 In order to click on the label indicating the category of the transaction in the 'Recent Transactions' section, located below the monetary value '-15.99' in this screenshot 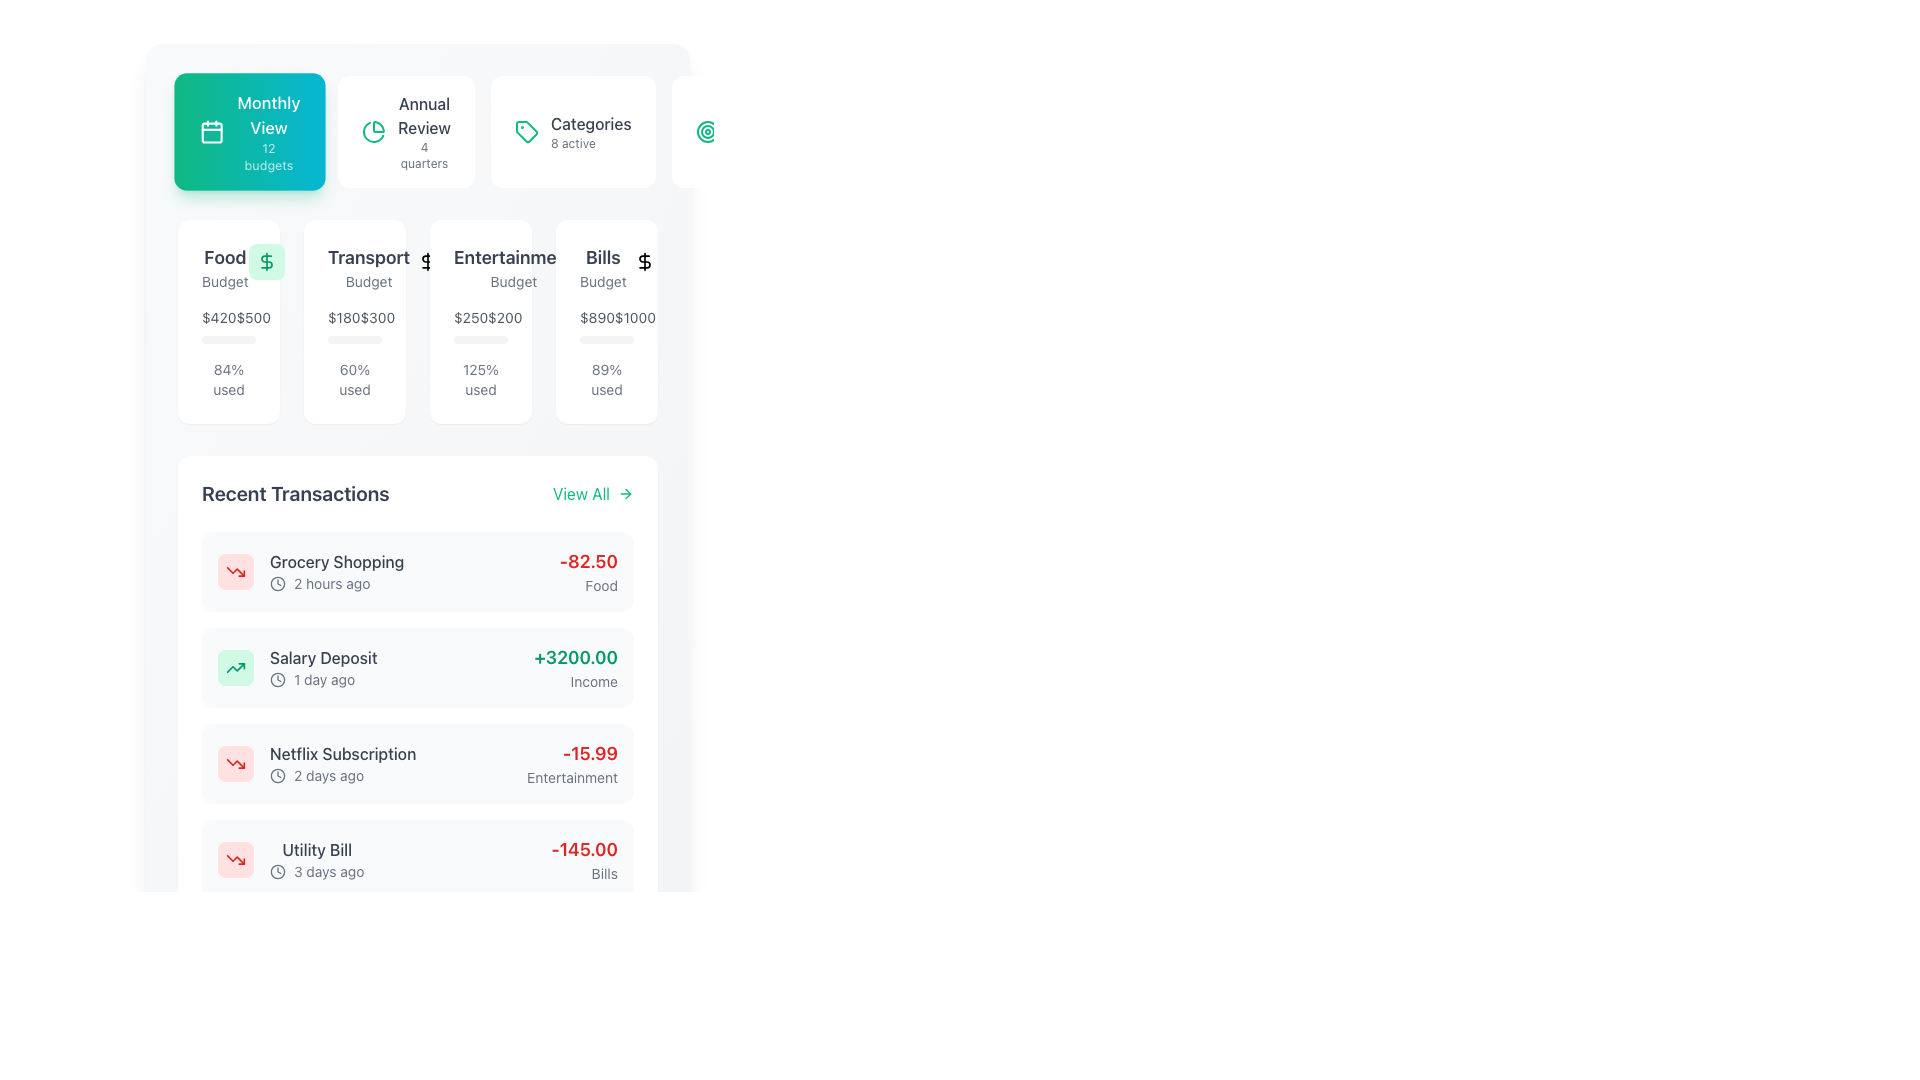, I will do `click(571, 777)`.